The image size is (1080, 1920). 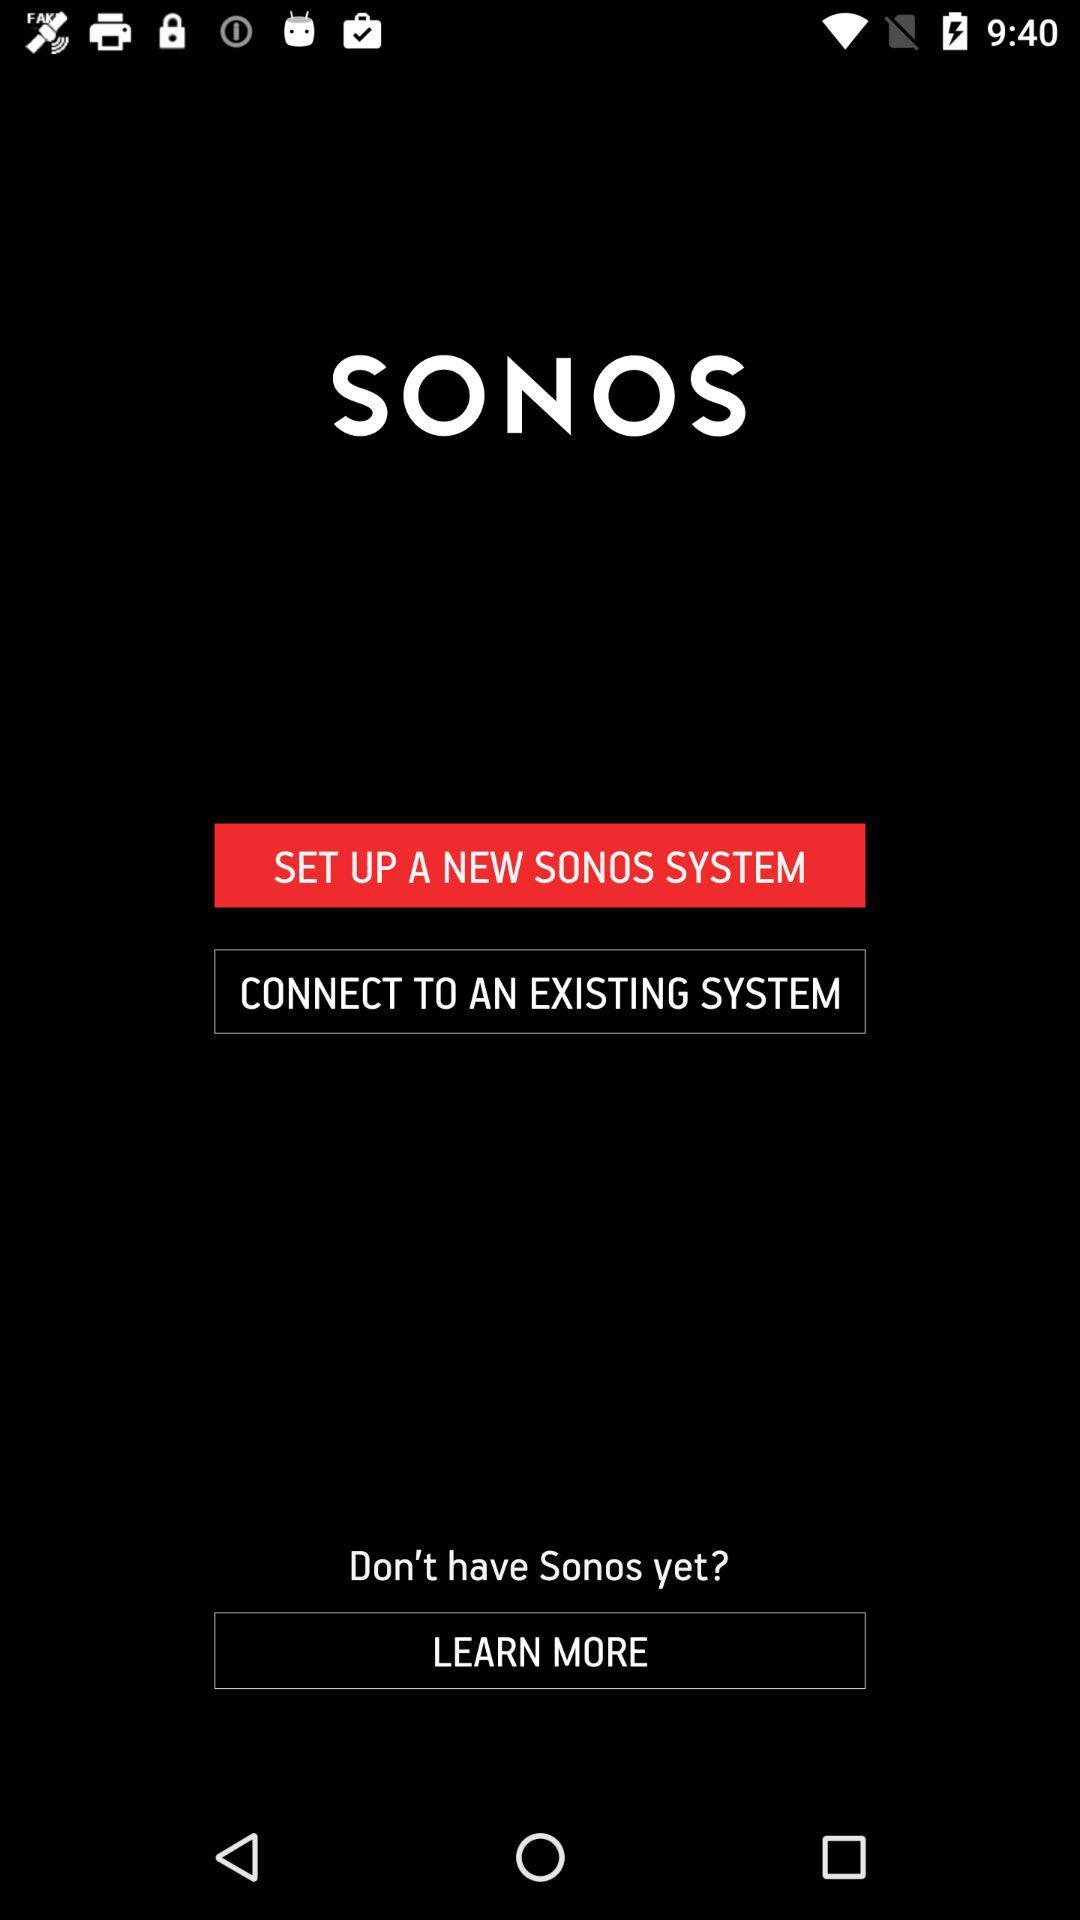 I want to click on the connect to an, so click(x=540, y=991).